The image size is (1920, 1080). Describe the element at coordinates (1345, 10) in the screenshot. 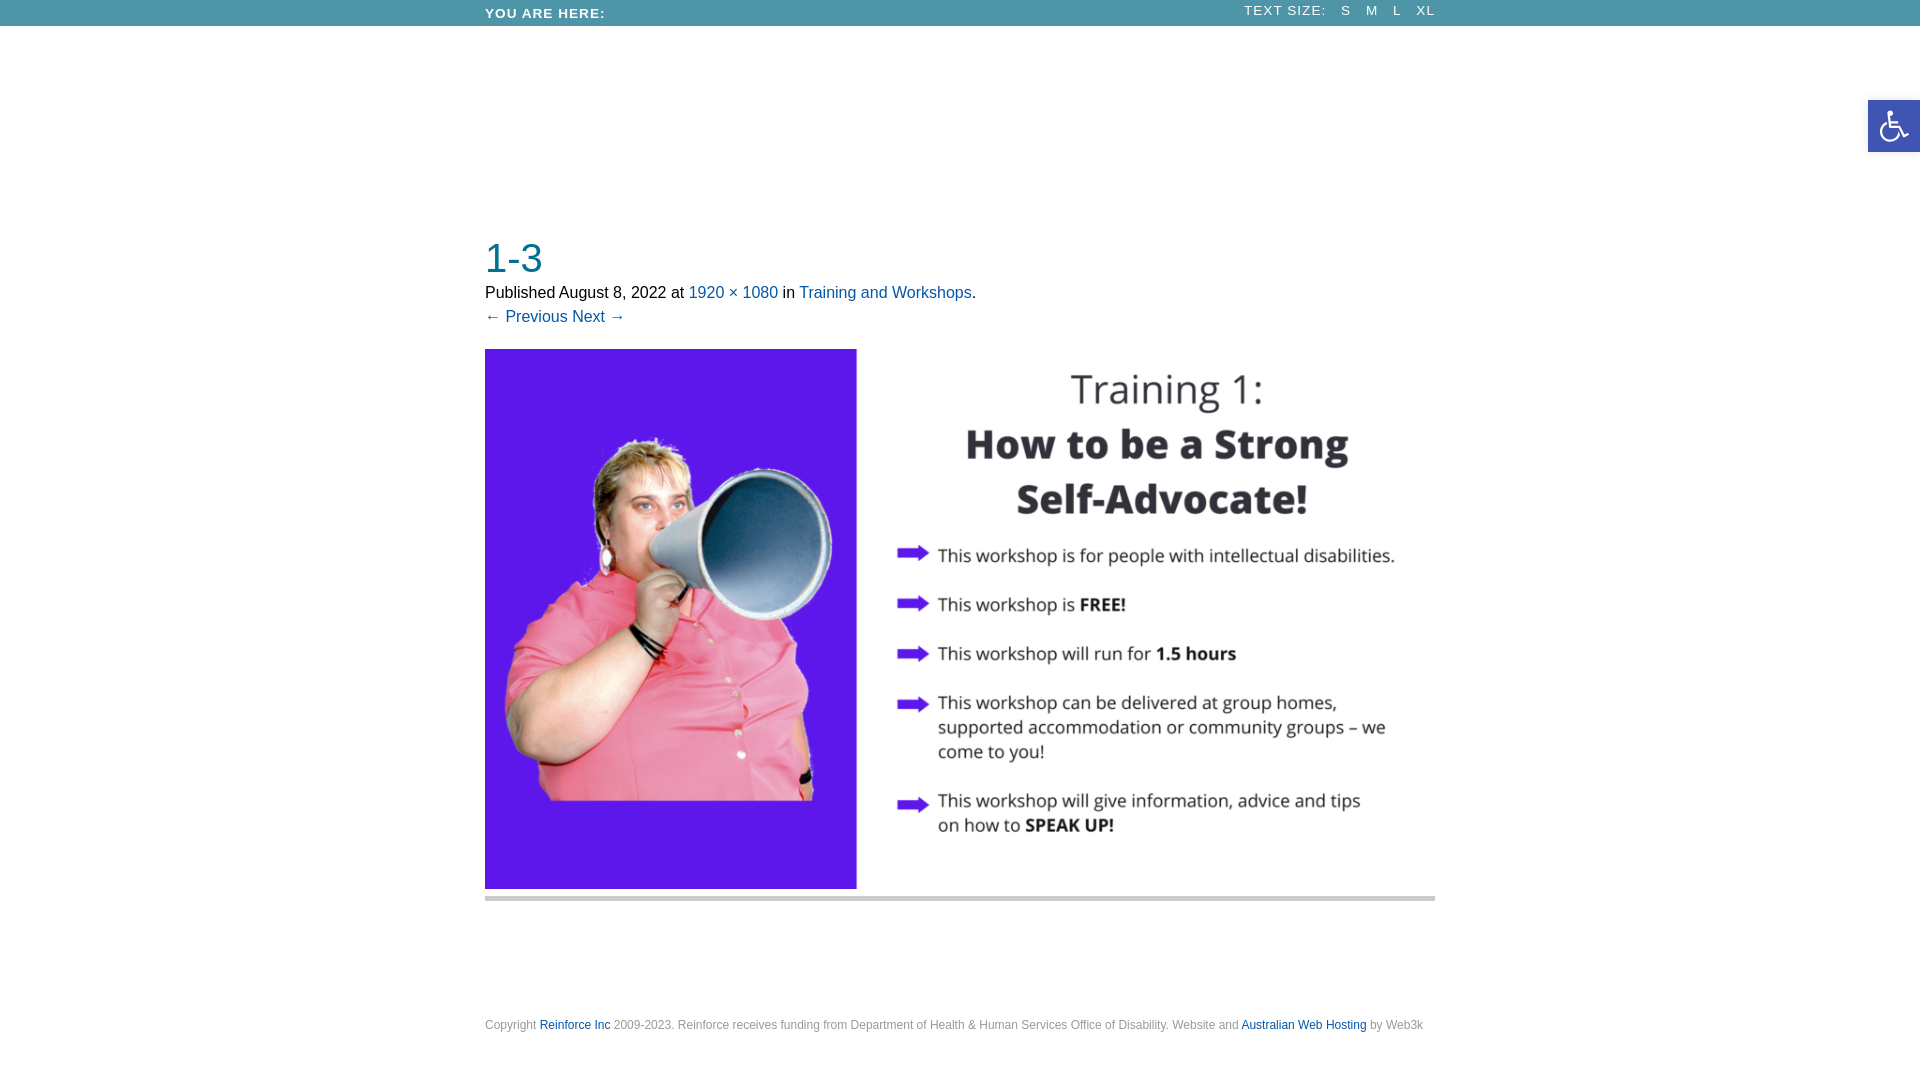

I see `'S'` at that location.